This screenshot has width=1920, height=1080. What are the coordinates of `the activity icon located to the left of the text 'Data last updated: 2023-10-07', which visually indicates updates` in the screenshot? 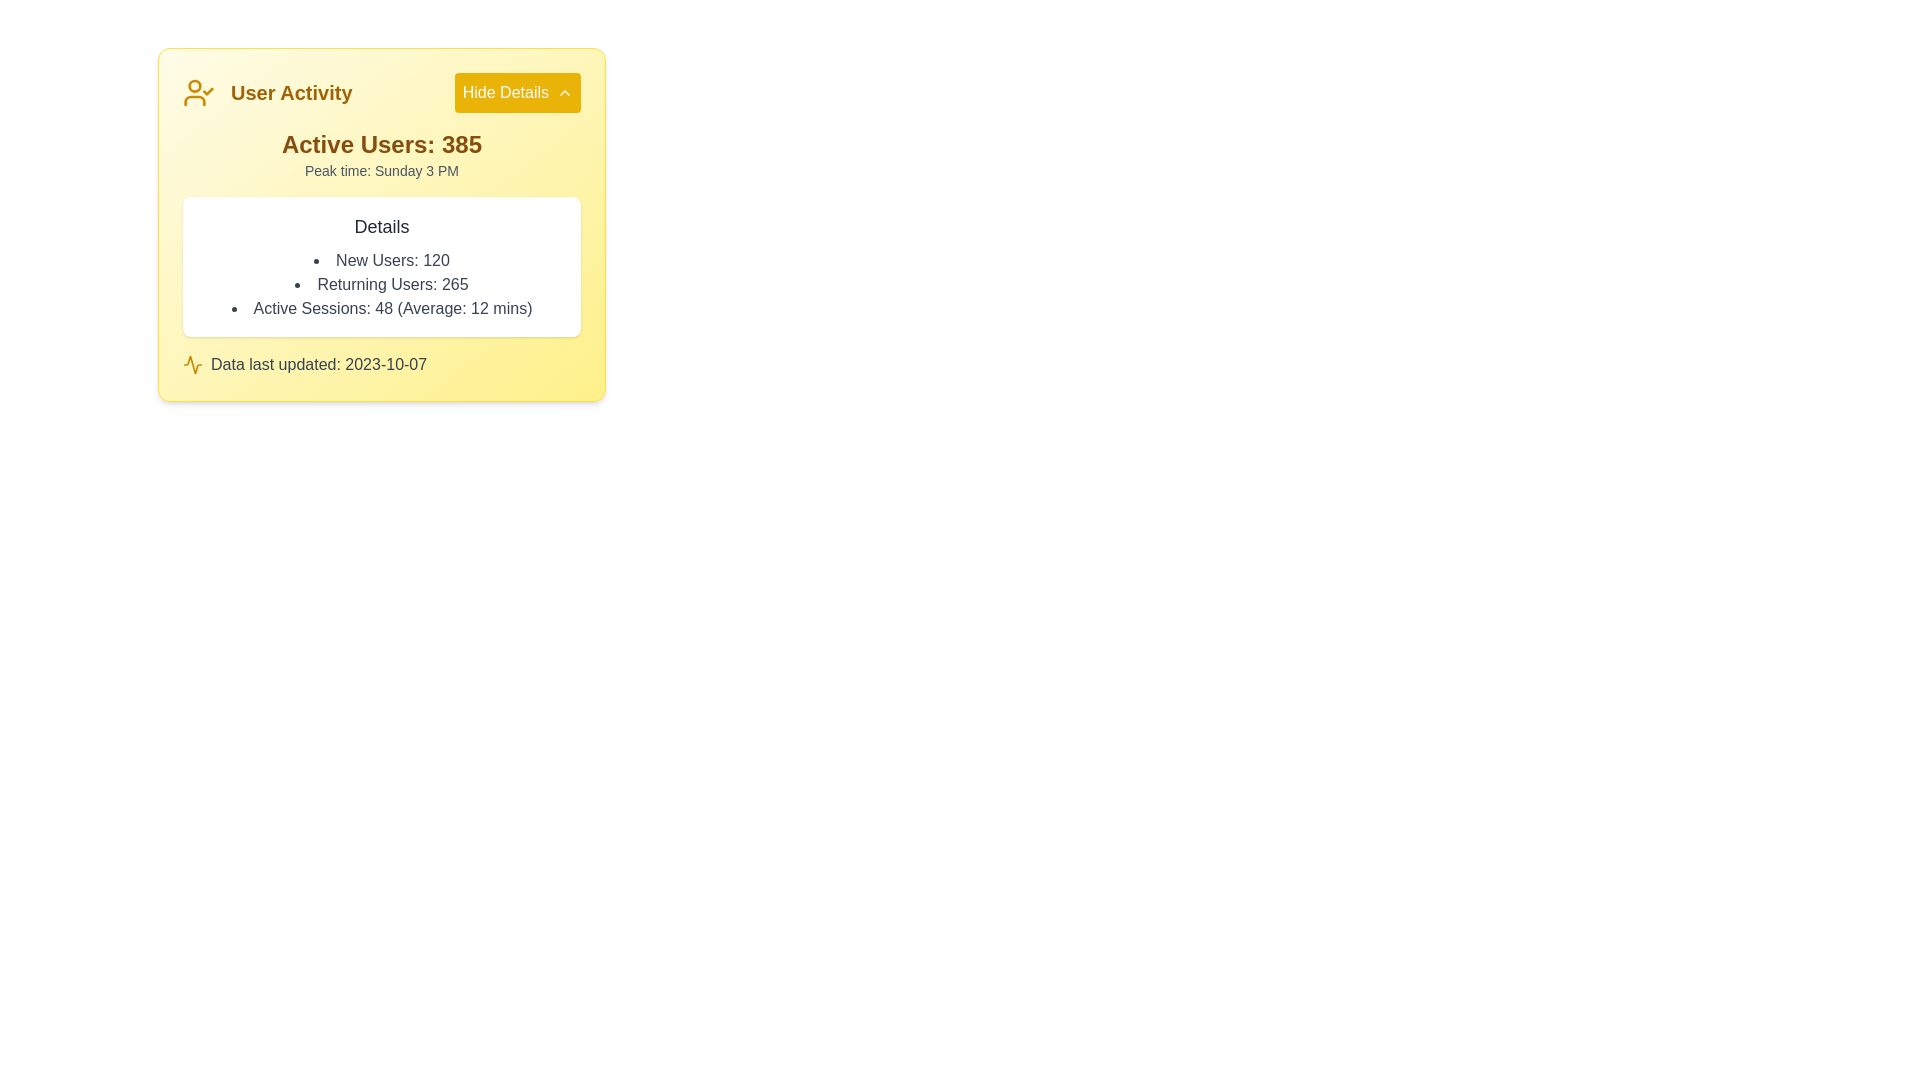 It's located at (192, 365).